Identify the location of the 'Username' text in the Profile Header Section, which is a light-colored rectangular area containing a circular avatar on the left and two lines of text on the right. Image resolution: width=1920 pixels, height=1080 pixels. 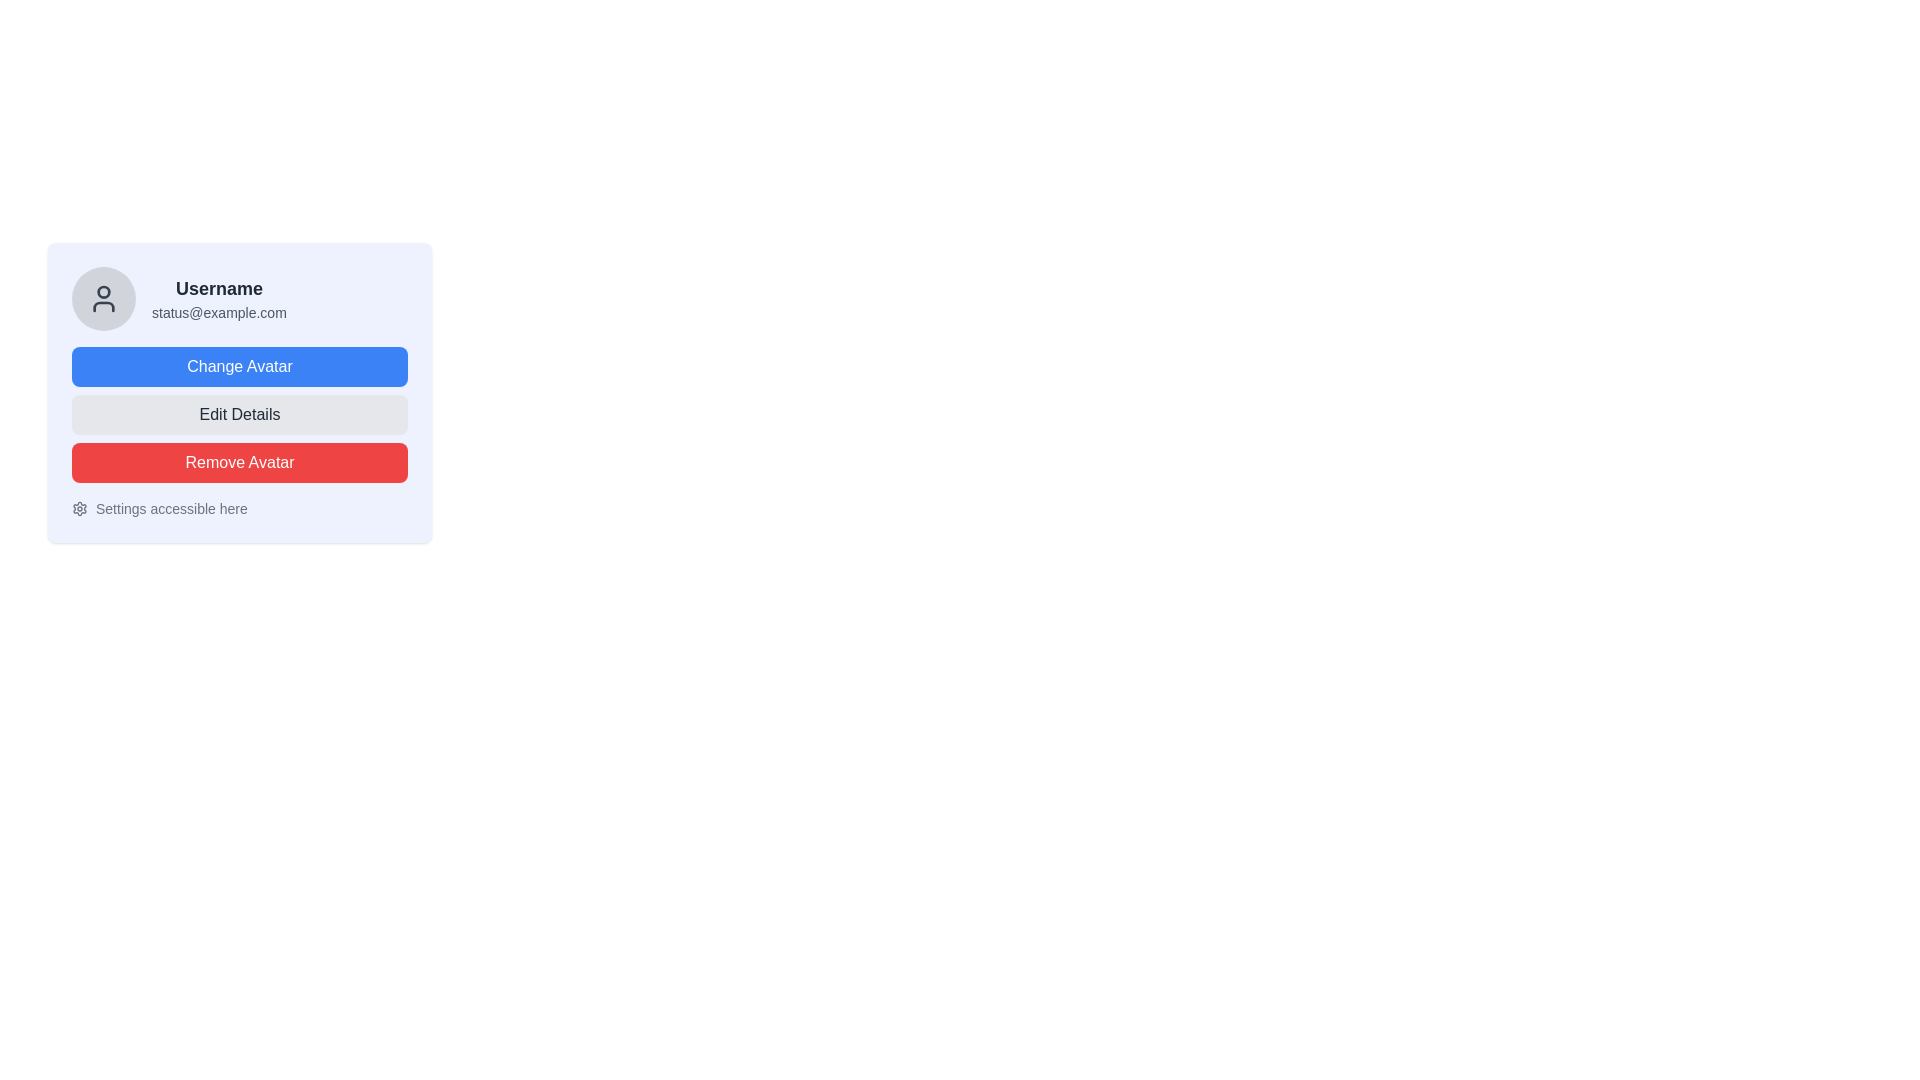
(240, 299).